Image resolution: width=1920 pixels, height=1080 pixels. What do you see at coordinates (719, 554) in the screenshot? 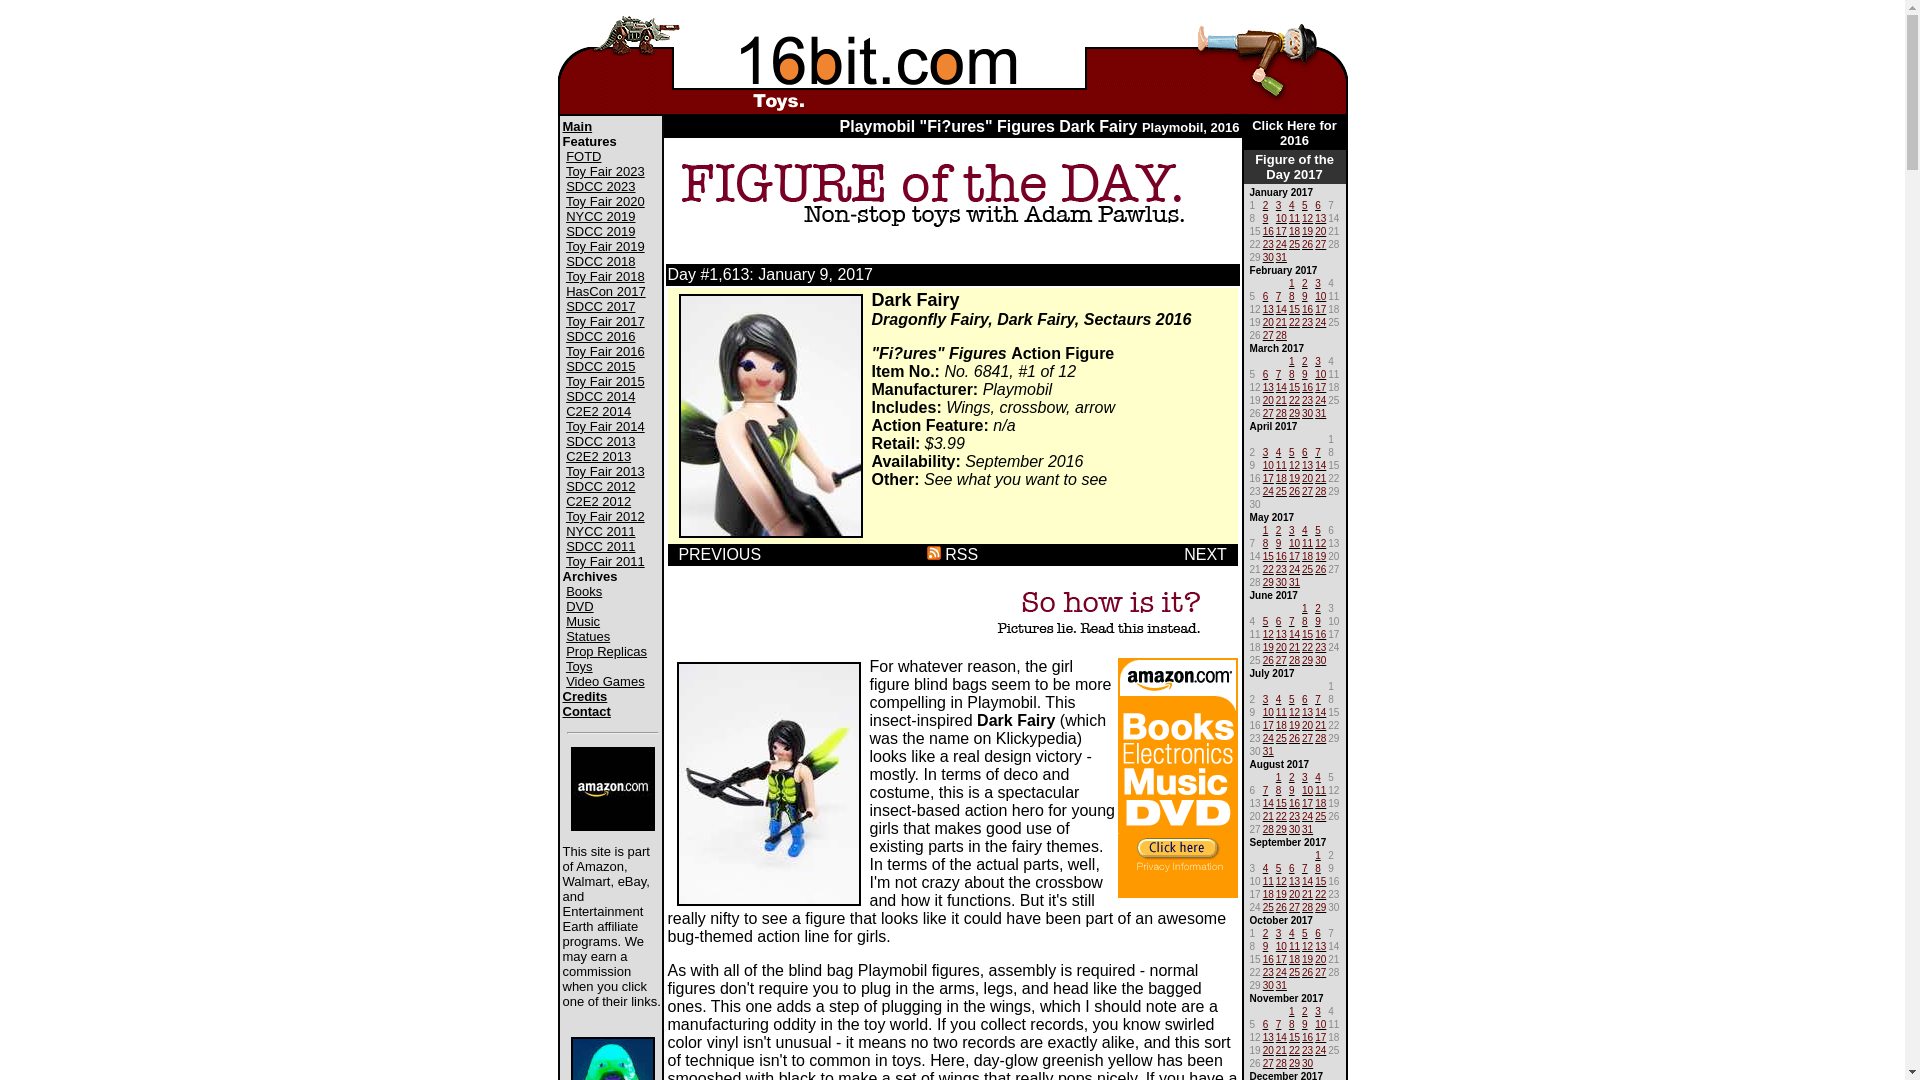
I see `'PREVIOUS'` at bounding box center [719, 554].